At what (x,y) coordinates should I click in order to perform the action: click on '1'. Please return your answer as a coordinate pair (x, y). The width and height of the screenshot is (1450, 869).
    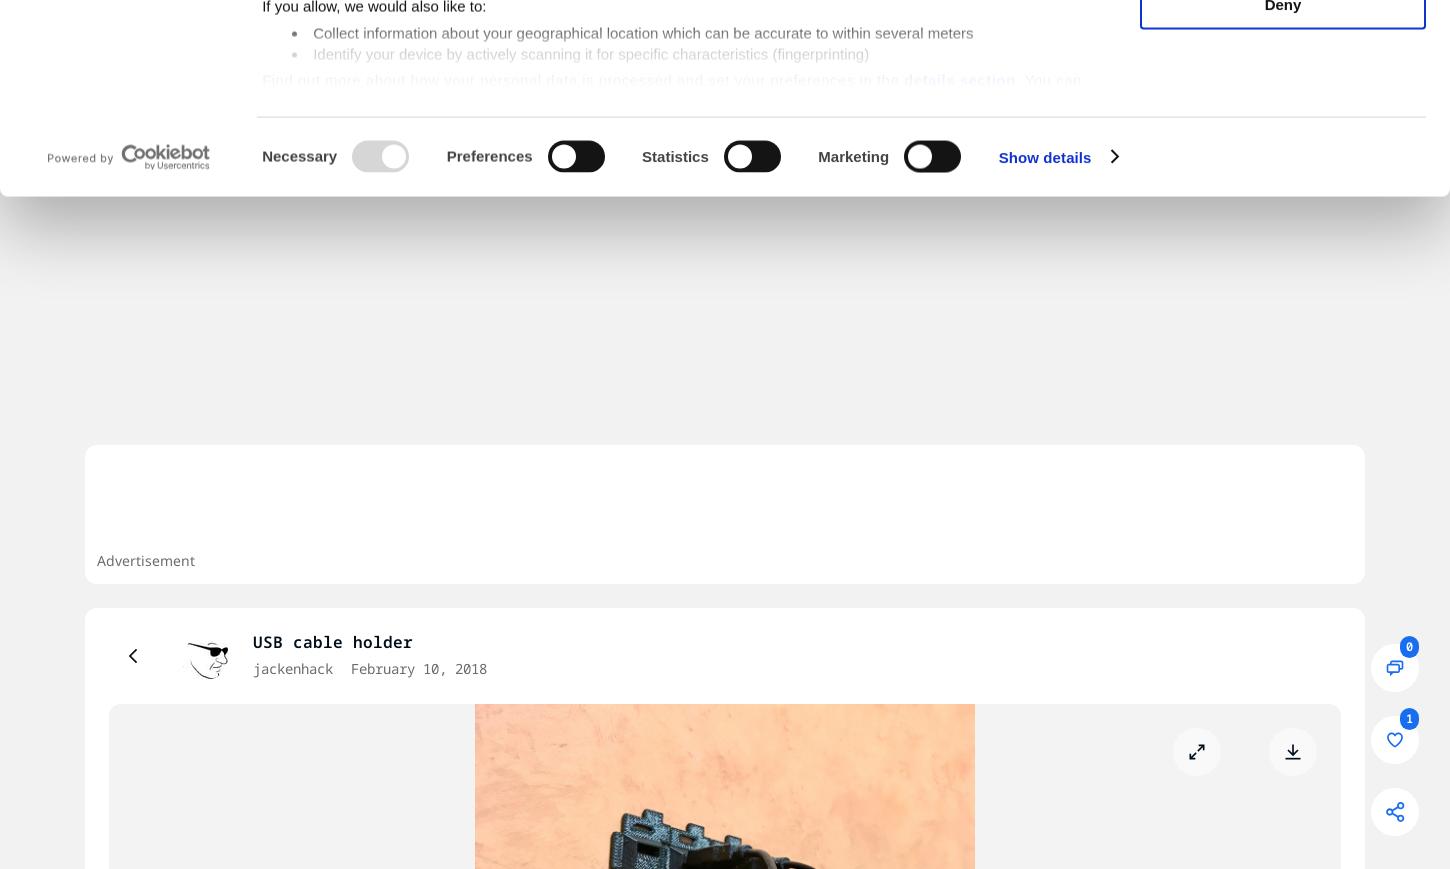
    Looking at the image, I should click on (1404, 718).